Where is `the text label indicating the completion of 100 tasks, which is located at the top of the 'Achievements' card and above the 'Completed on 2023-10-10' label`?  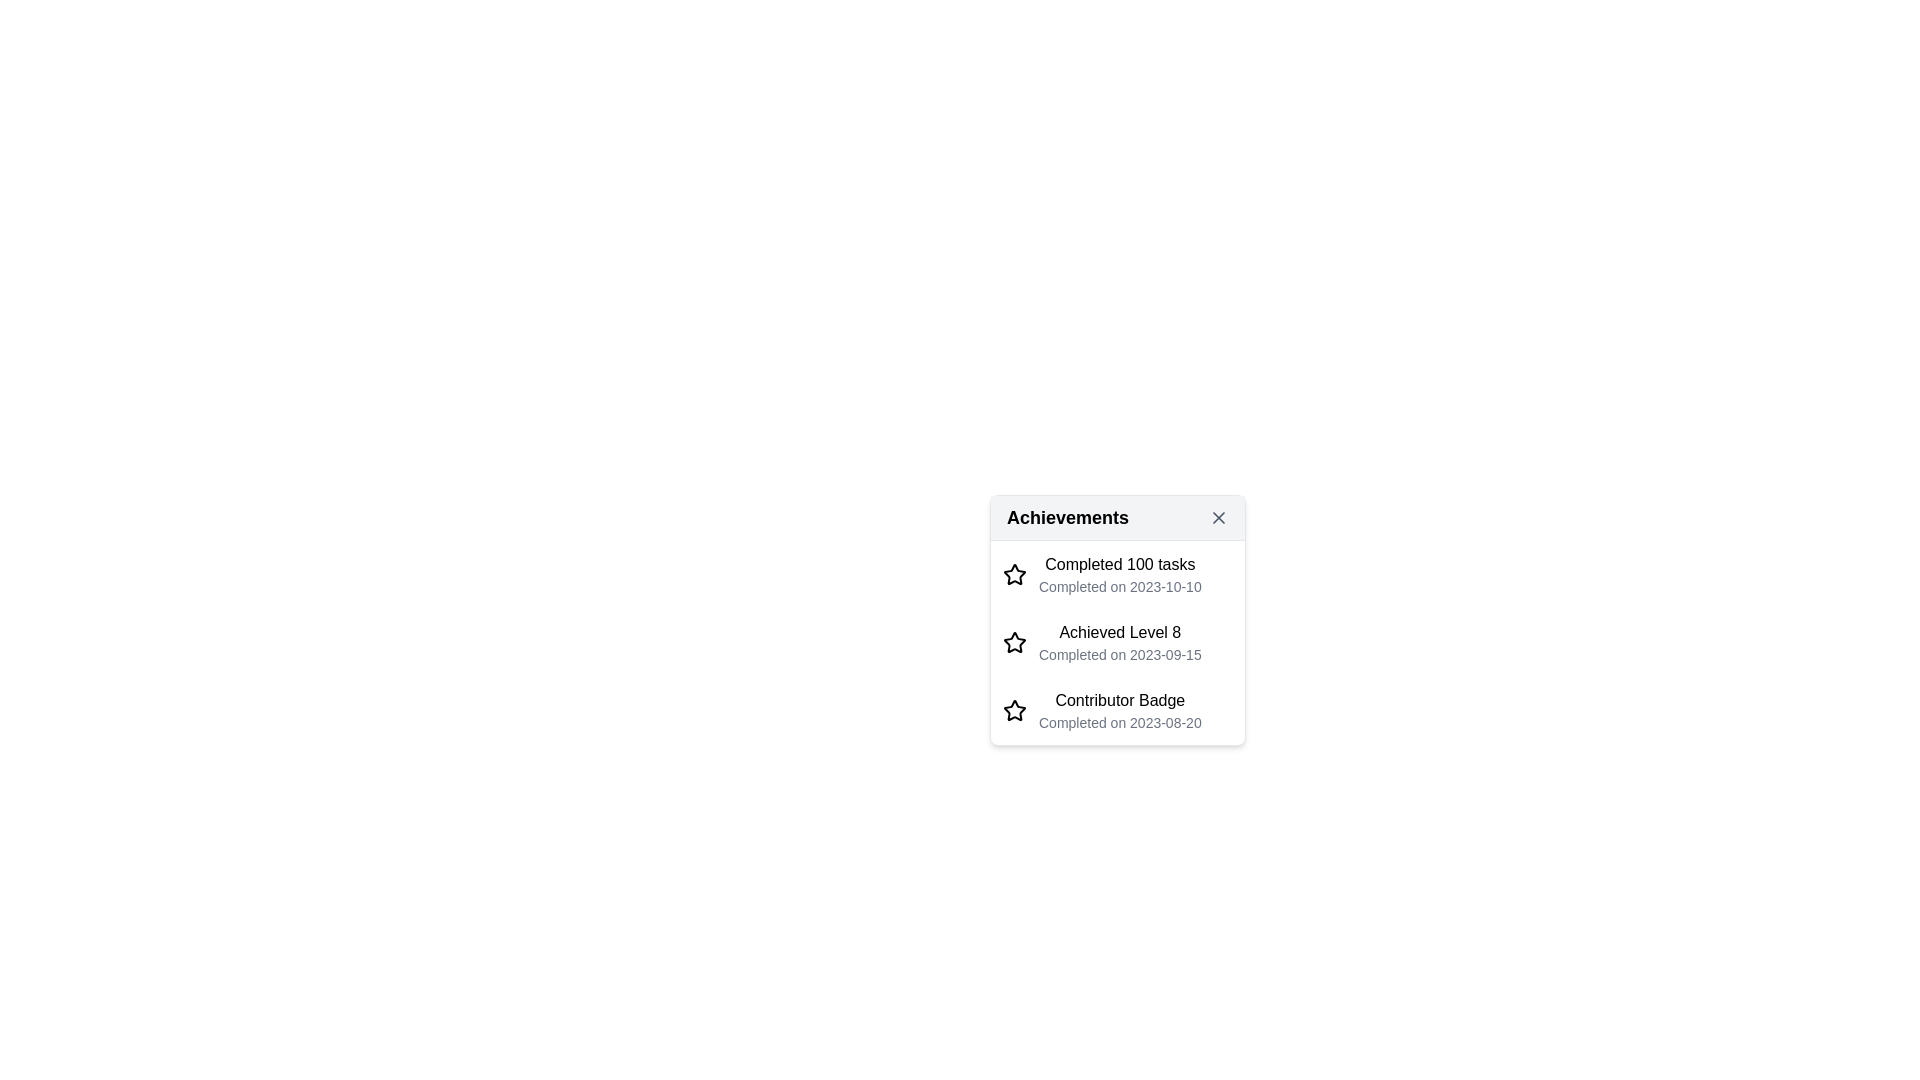 the text label indicating the completion of 100 tasks, which is located at the top of the 'Achievements' card and above the 'Completed on 2023-10-10' label is located at coordinates (1120, 564).